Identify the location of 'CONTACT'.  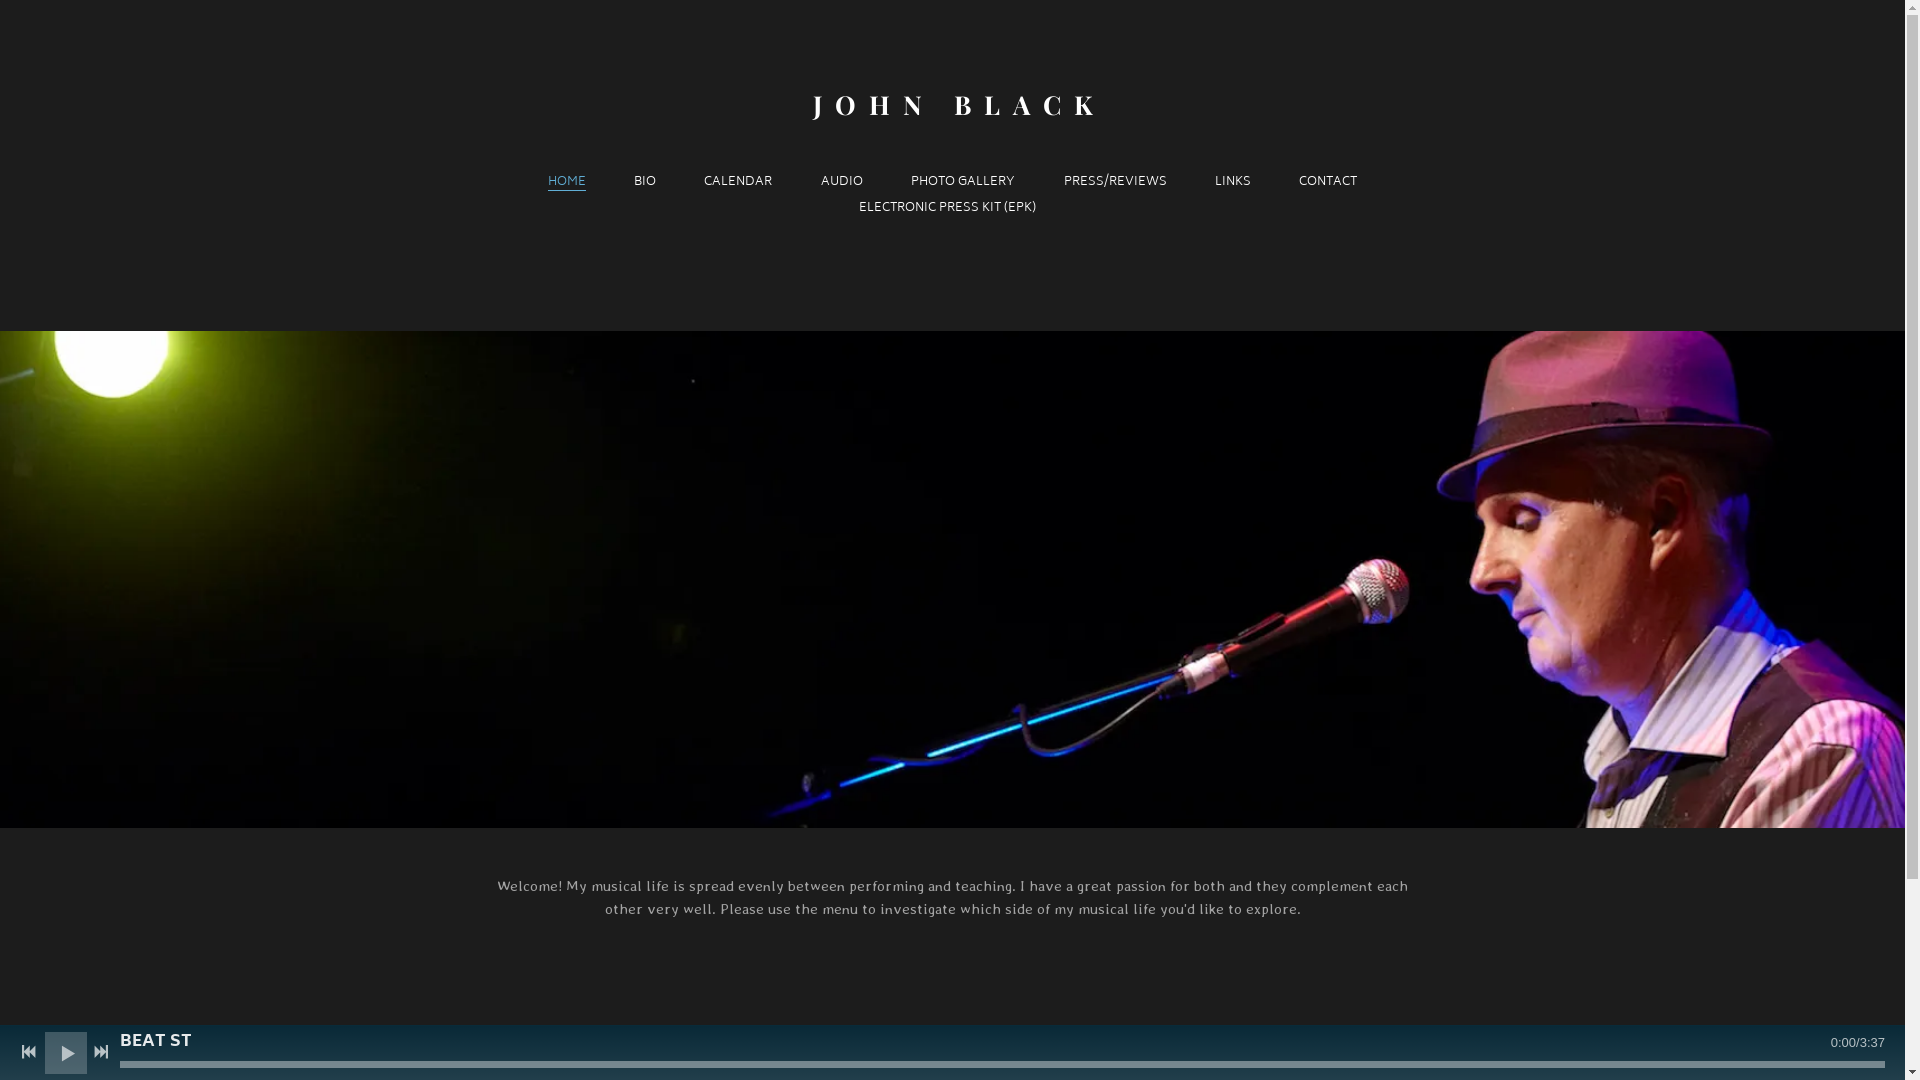
(1328, 182).